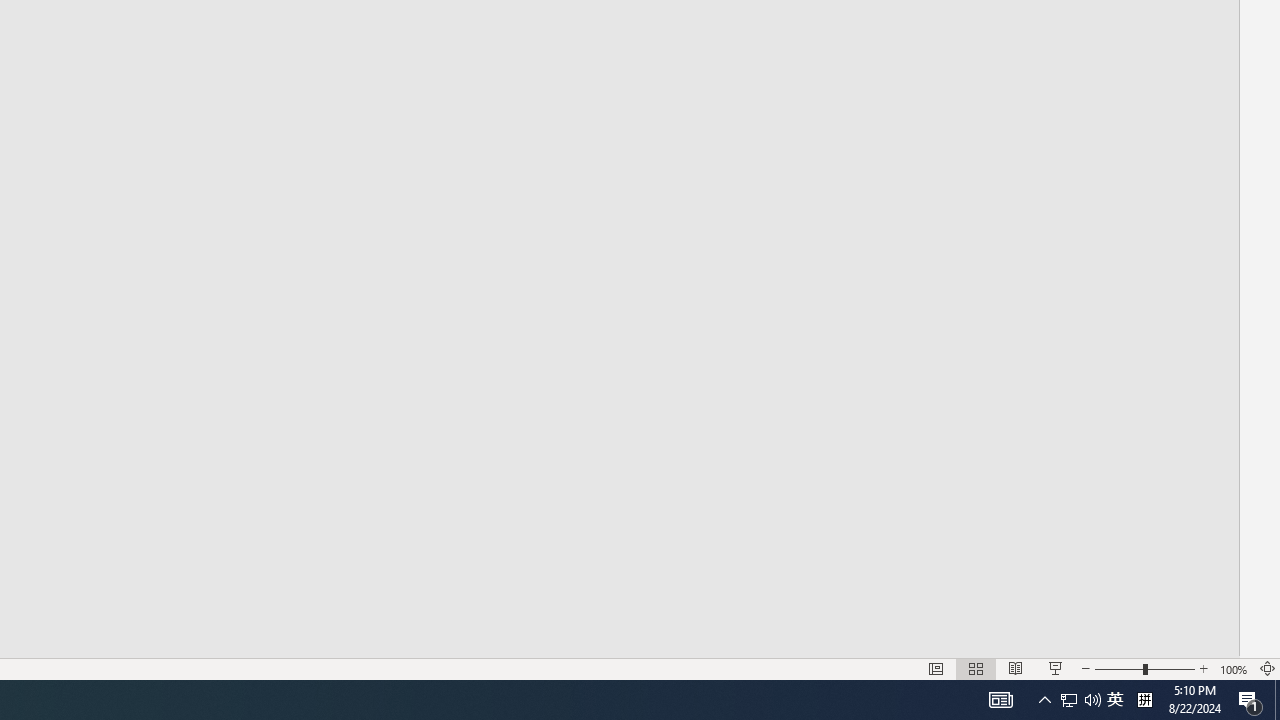  Describe the element at coordinates (1233, 669) in the screenshot. I see `'Zoom 100%'` at that location.